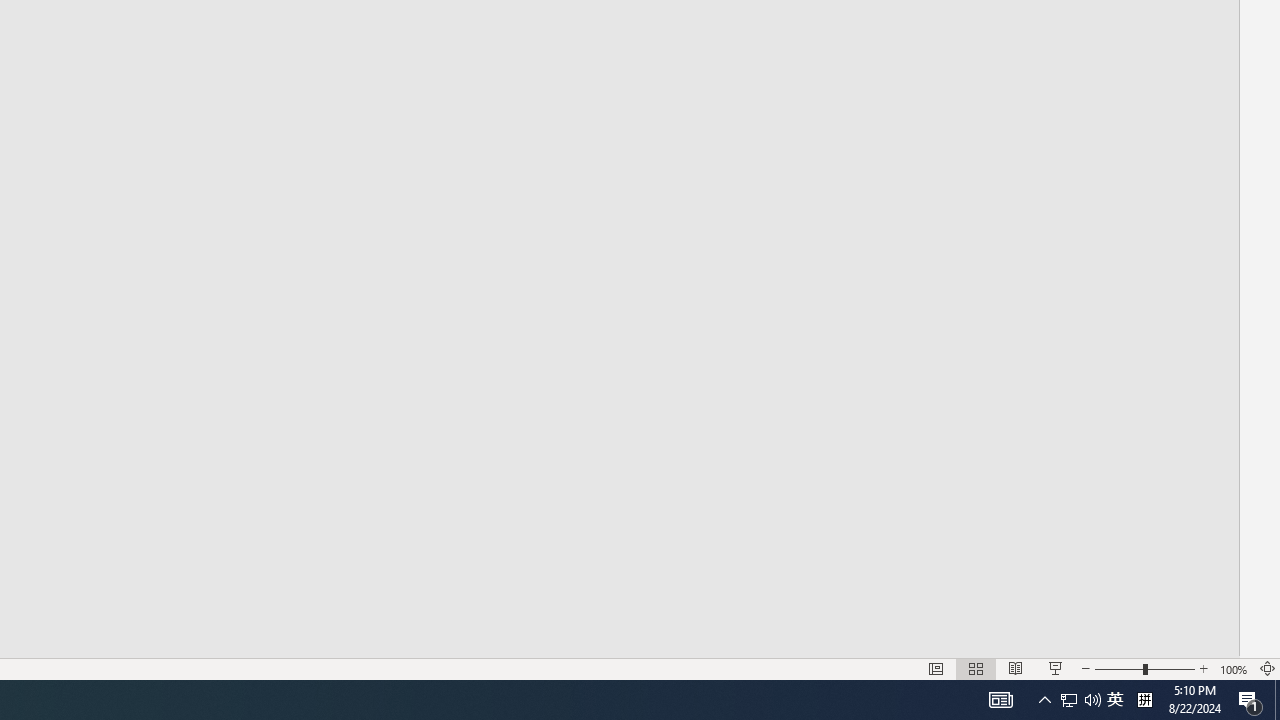  Describe the element at coordinates (1233, 669) in the screenshot. I see `'Zoom 100%'` at that location.